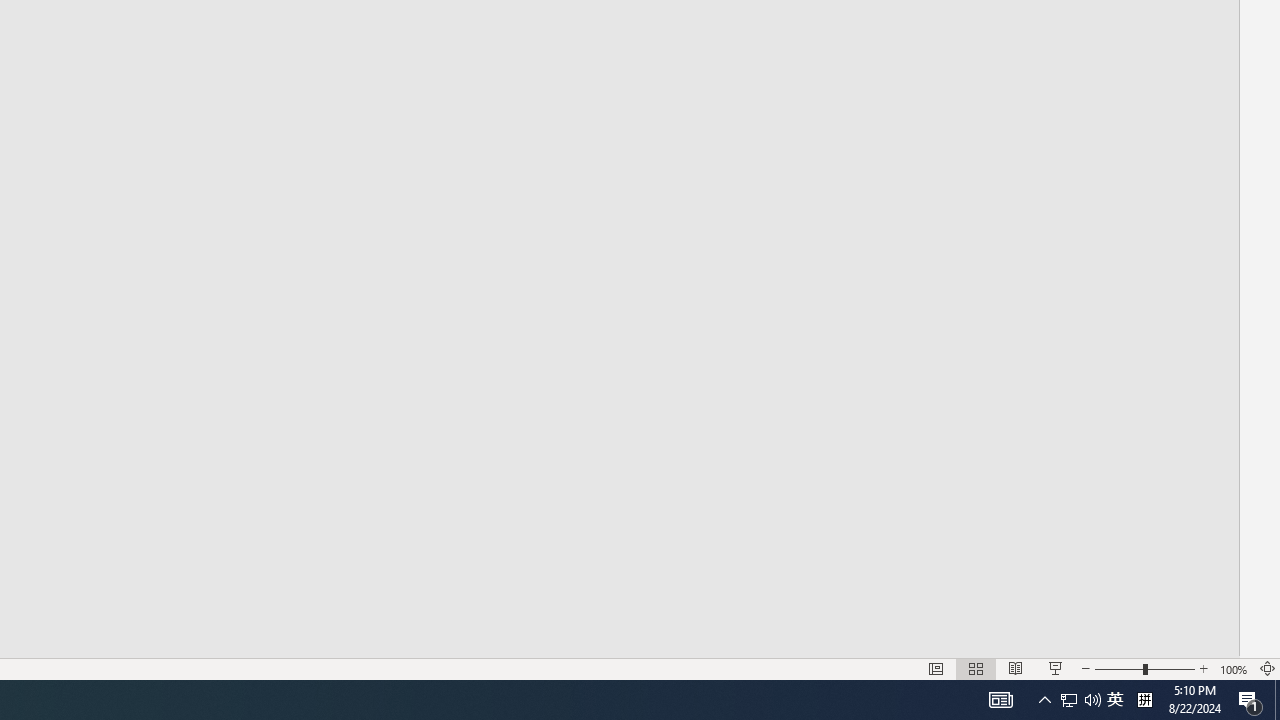  Describe the element at coordinates (1233, 669) in the screenshot. I see `'Zoom 100%'` at that location.